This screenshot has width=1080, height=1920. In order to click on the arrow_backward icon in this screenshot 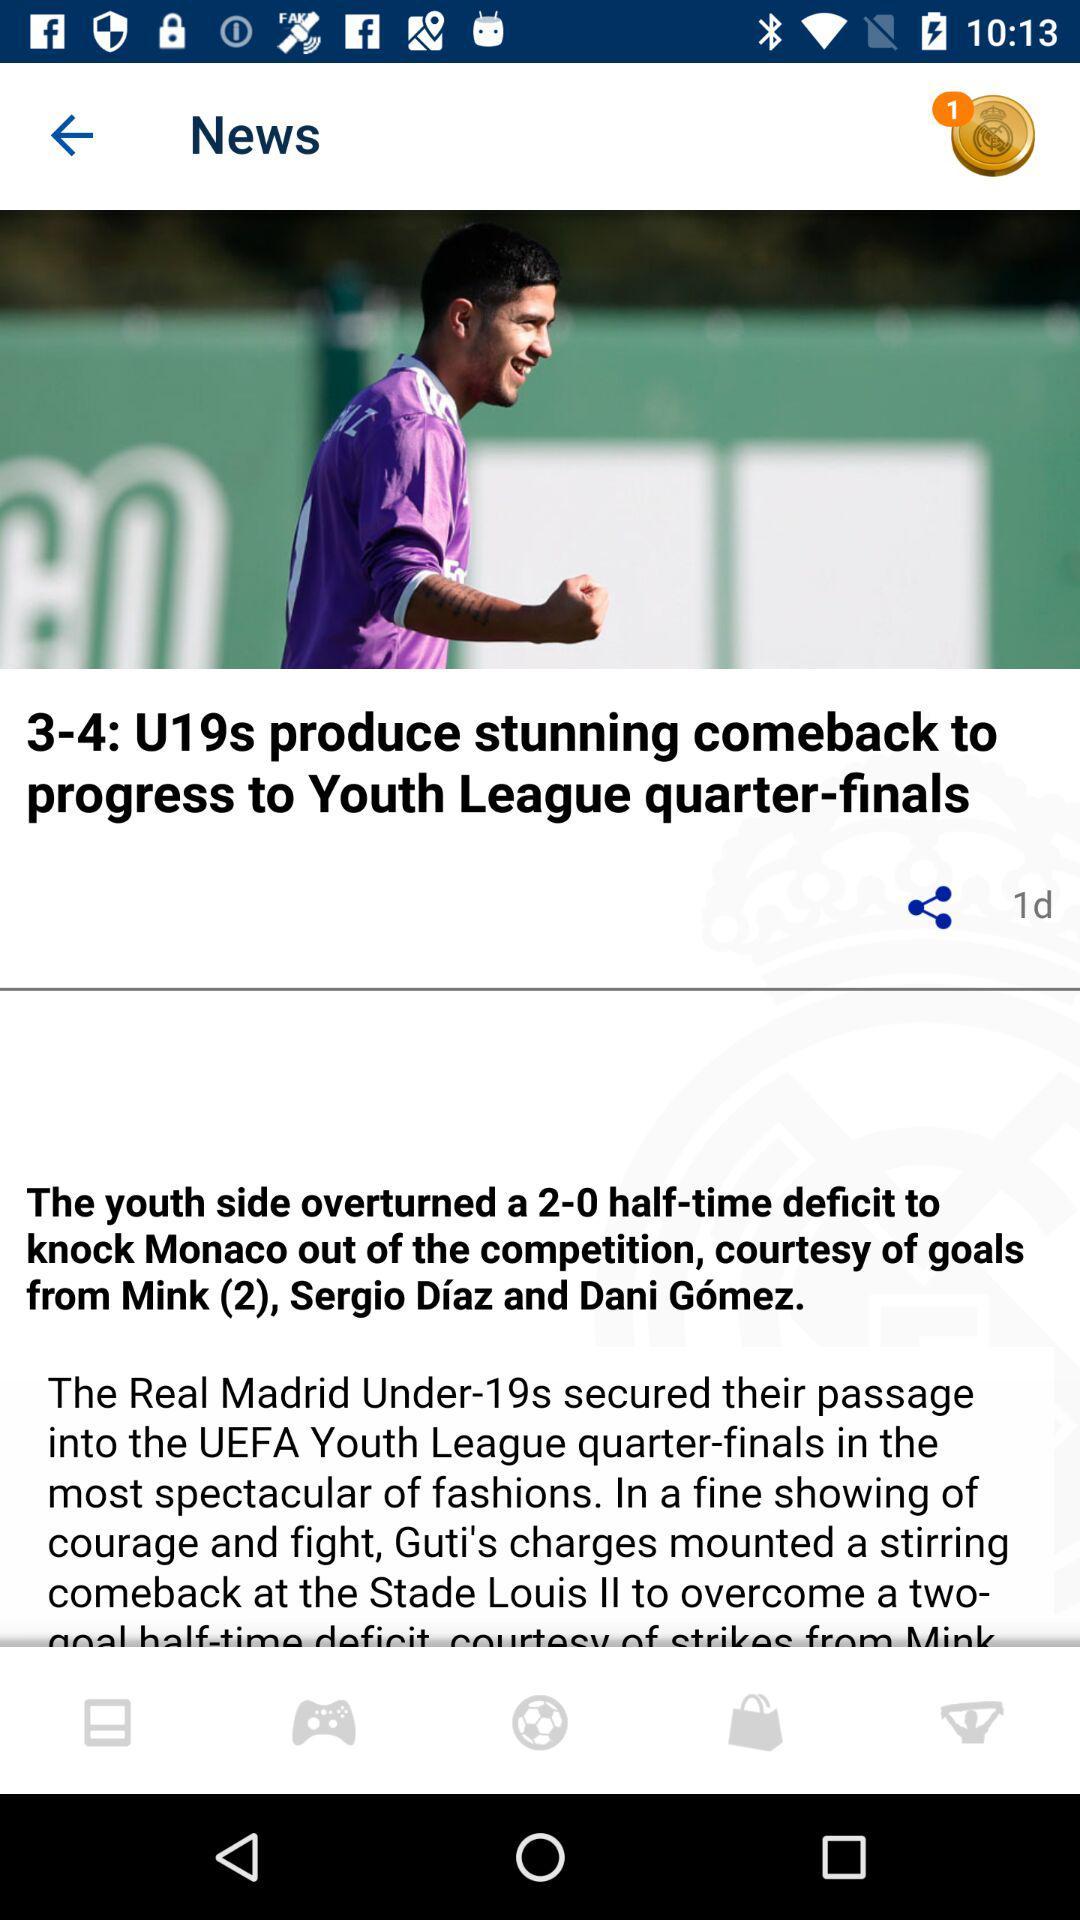, I will do `click(72, 135)`.